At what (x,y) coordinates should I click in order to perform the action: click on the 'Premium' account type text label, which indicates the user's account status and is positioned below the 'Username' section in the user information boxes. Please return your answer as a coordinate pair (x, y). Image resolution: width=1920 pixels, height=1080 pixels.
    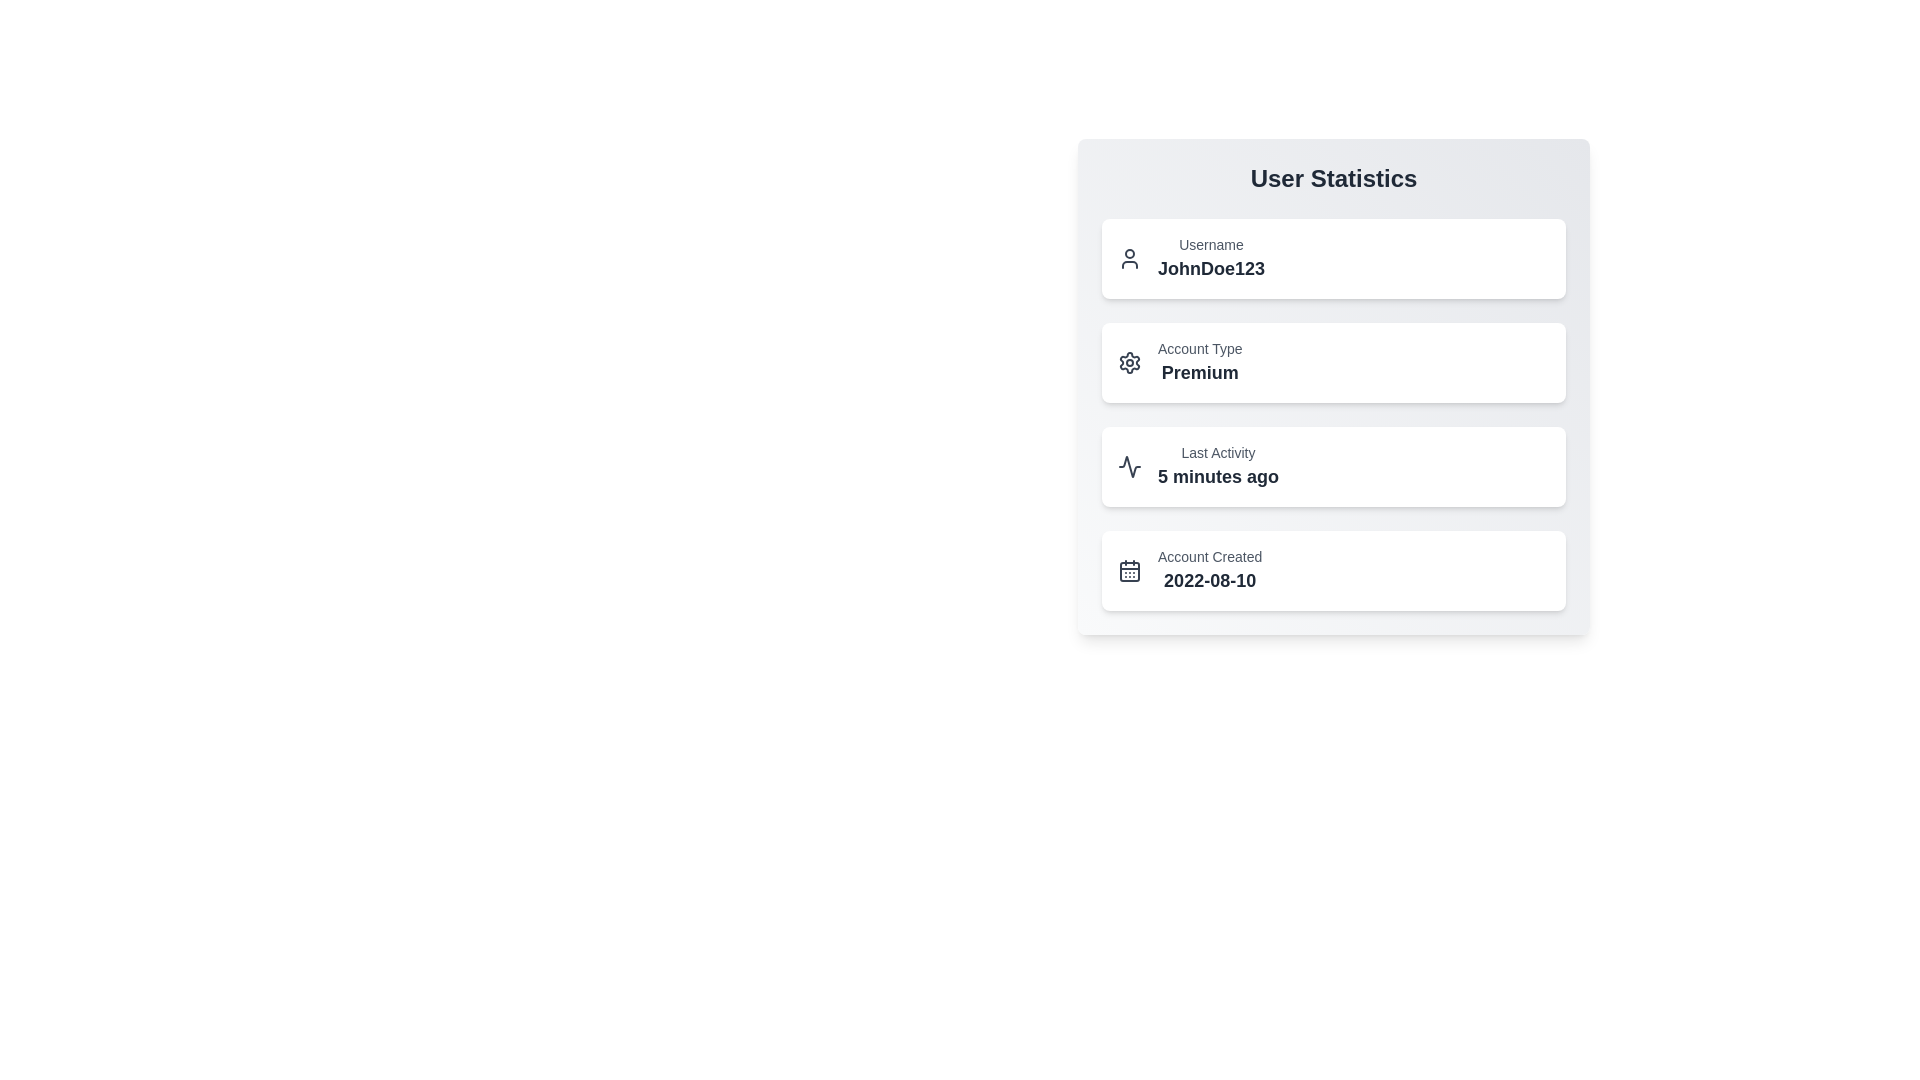
    Looking at the image, I should click on (1200, 373).